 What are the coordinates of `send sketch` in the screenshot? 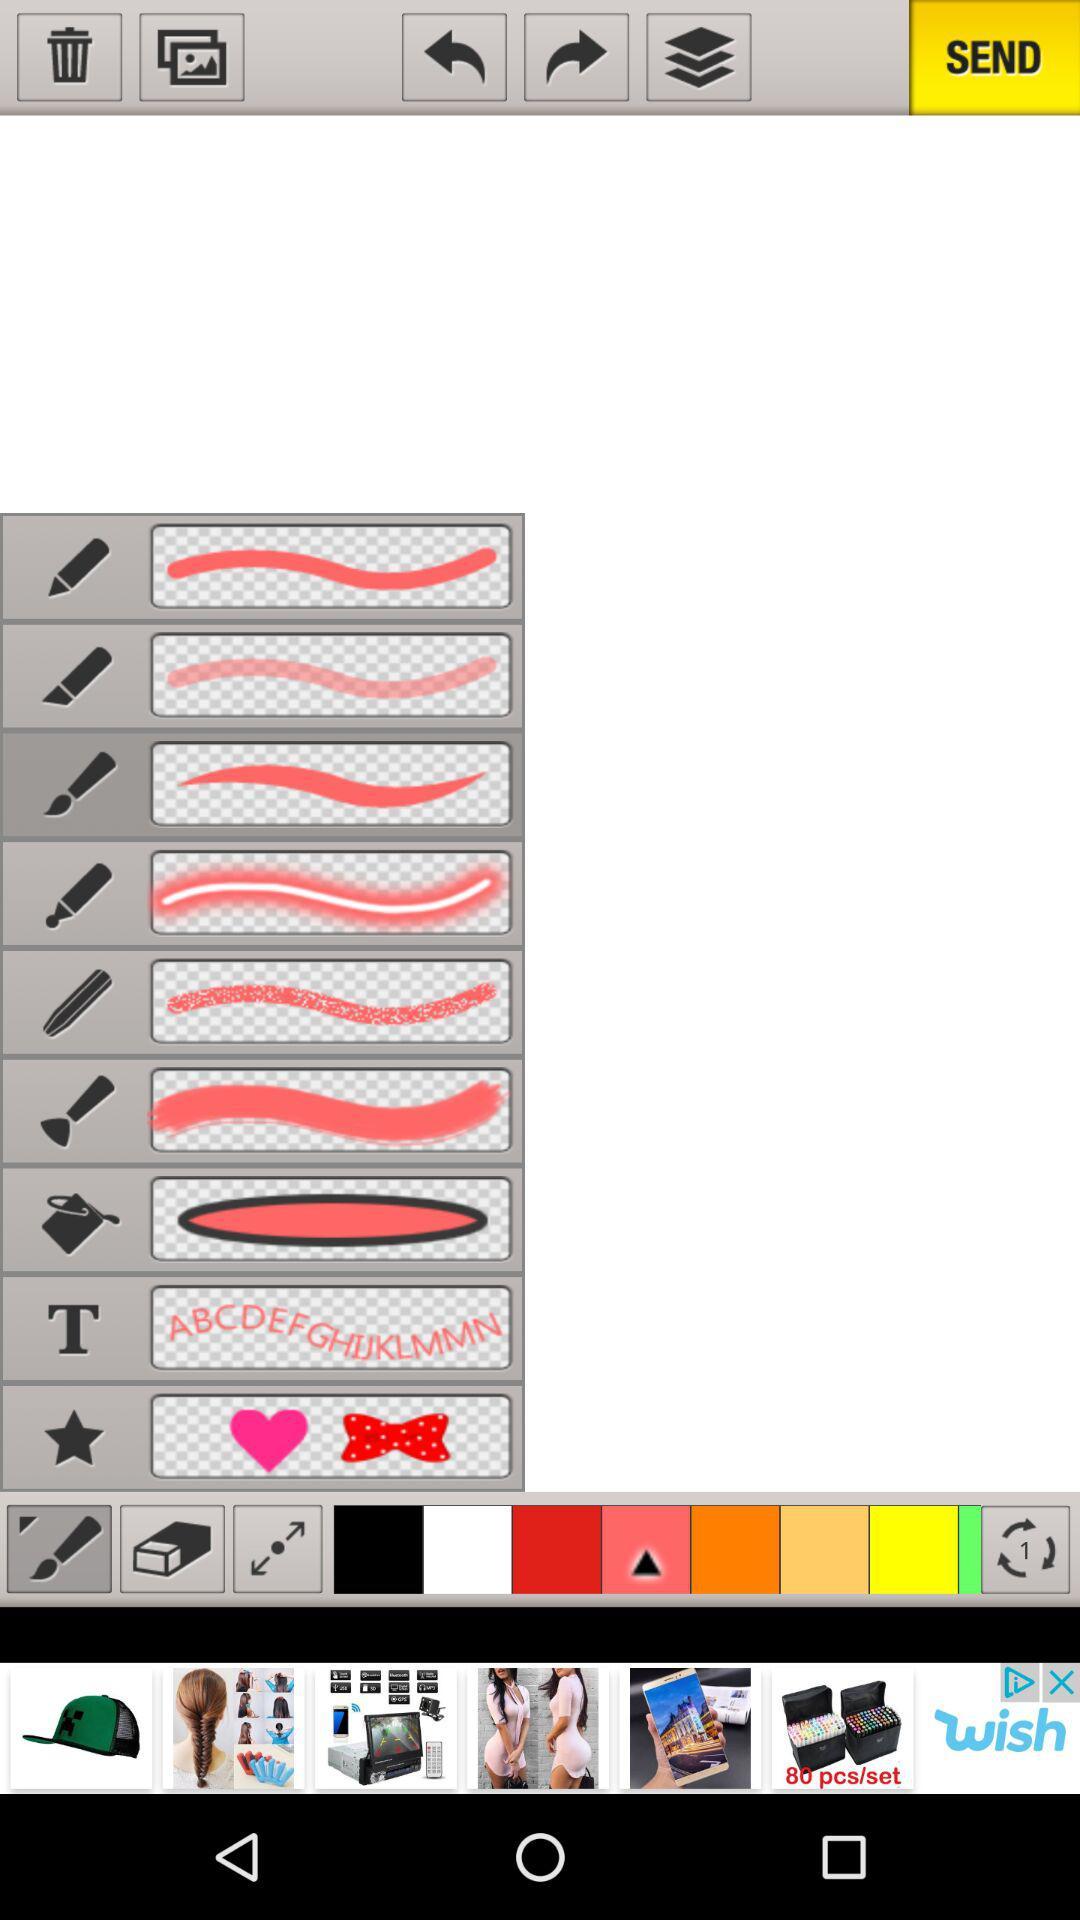 It's located at (994, 57).